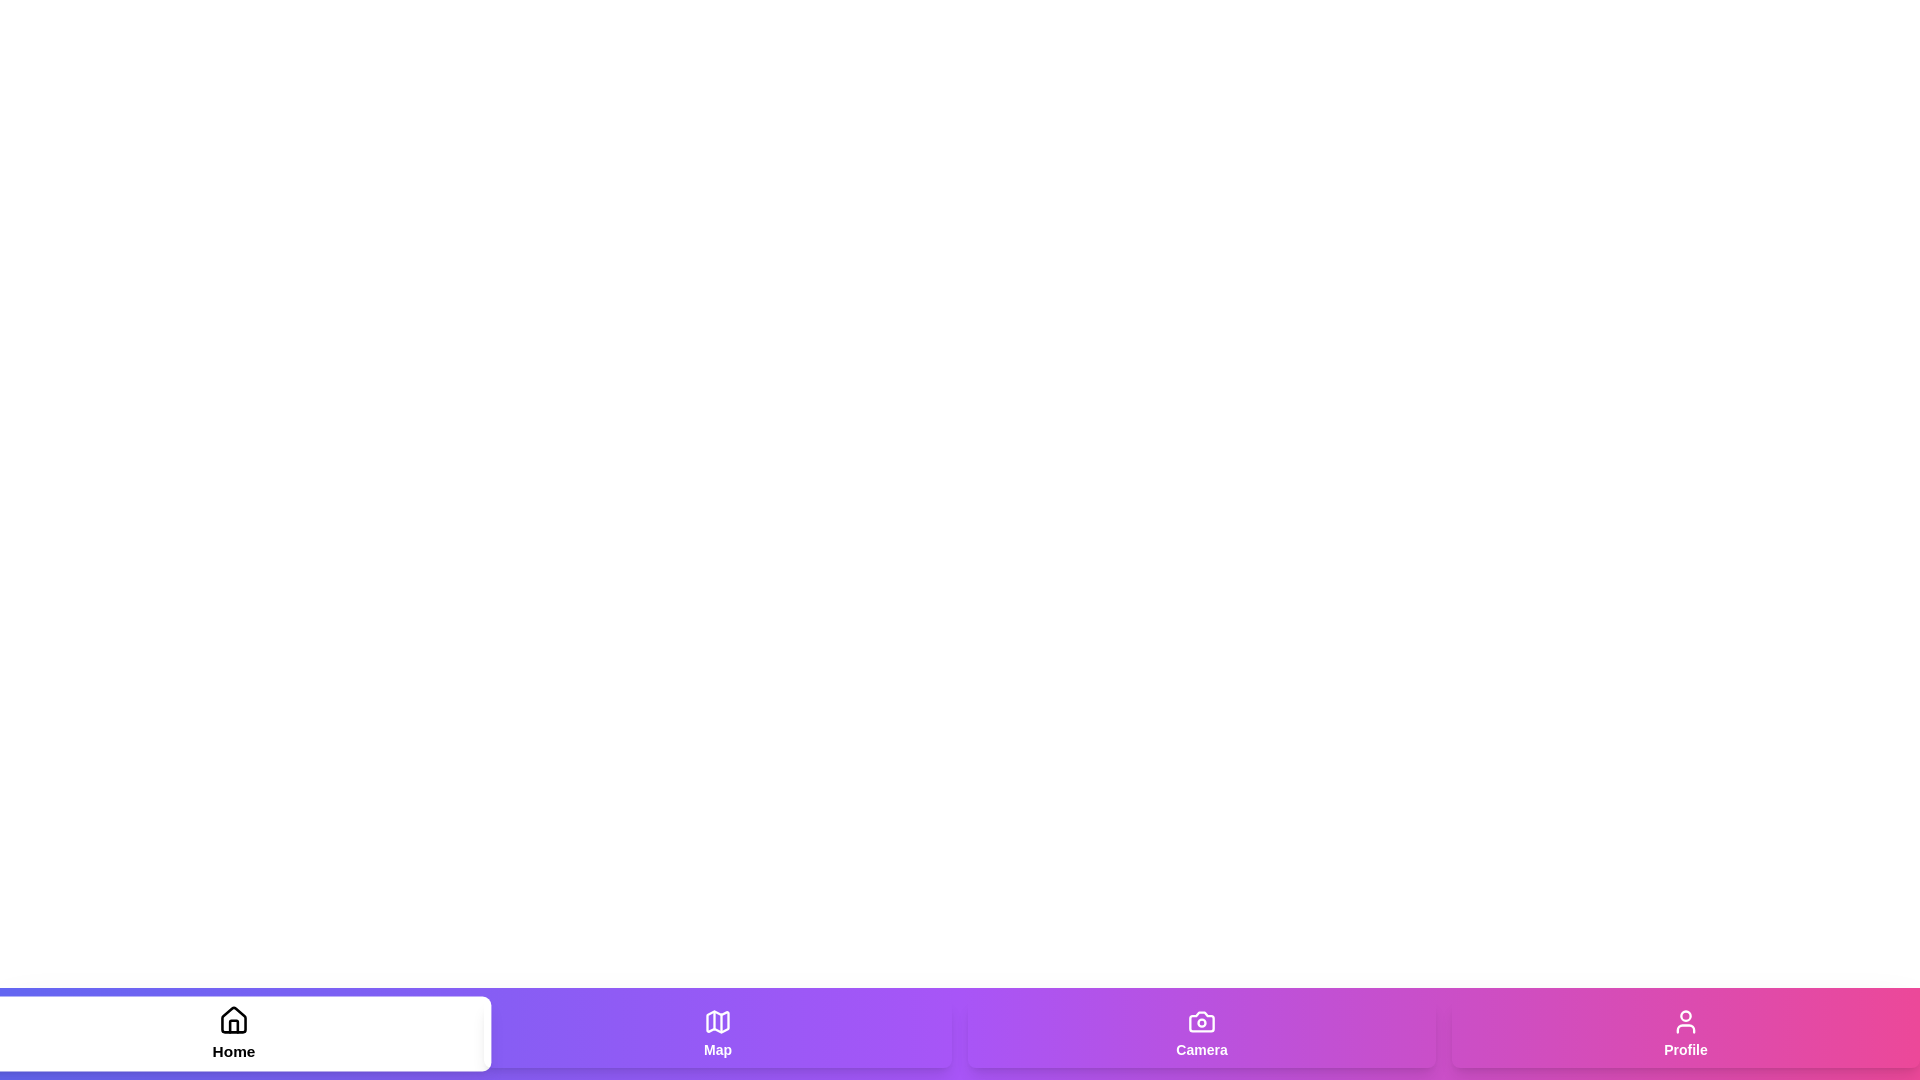  What do you see at coordinates (1200, 1033) in the screenshot?
I see `the Camera tab to navigate to its section` at bounding box center [1200, 1033].